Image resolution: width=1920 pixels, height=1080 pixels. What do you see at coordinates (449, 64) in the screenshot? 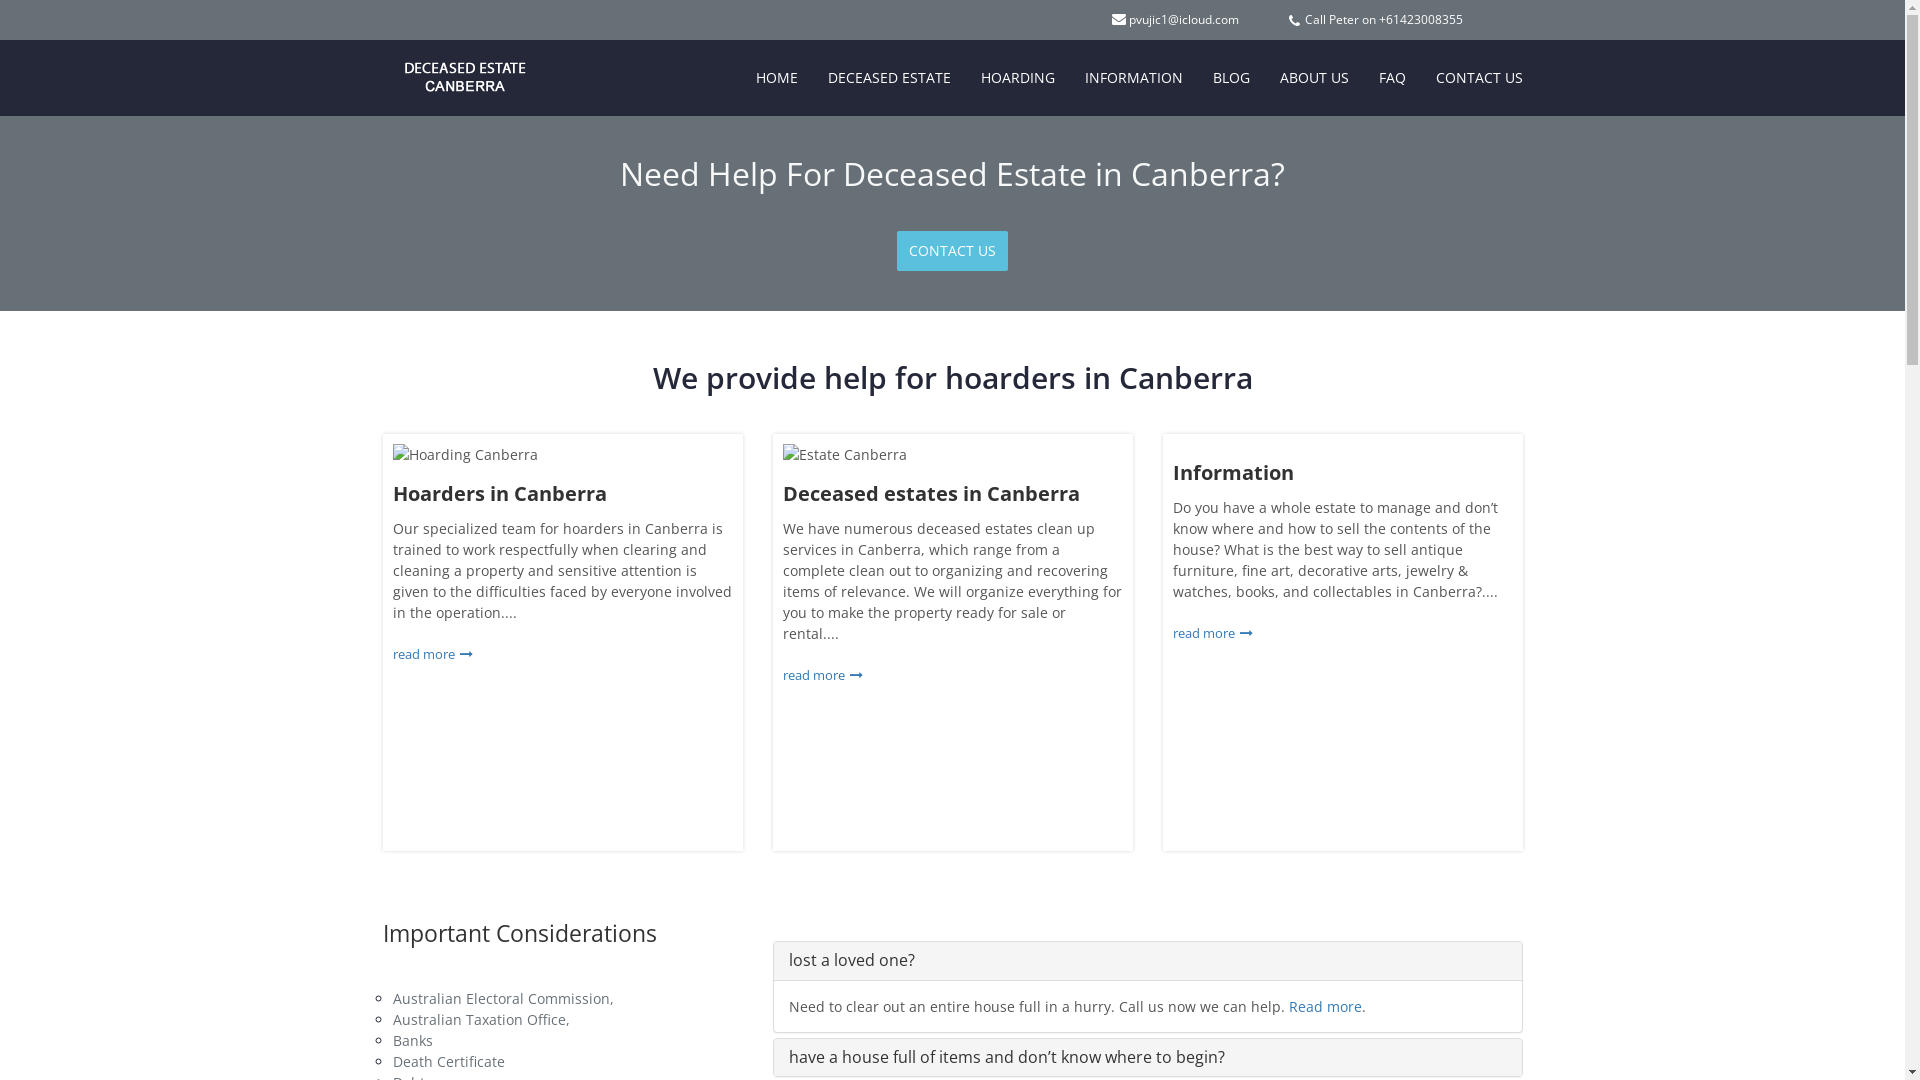
I see `'Deceased Estate Canberra'` at bounding box center [449, 64].